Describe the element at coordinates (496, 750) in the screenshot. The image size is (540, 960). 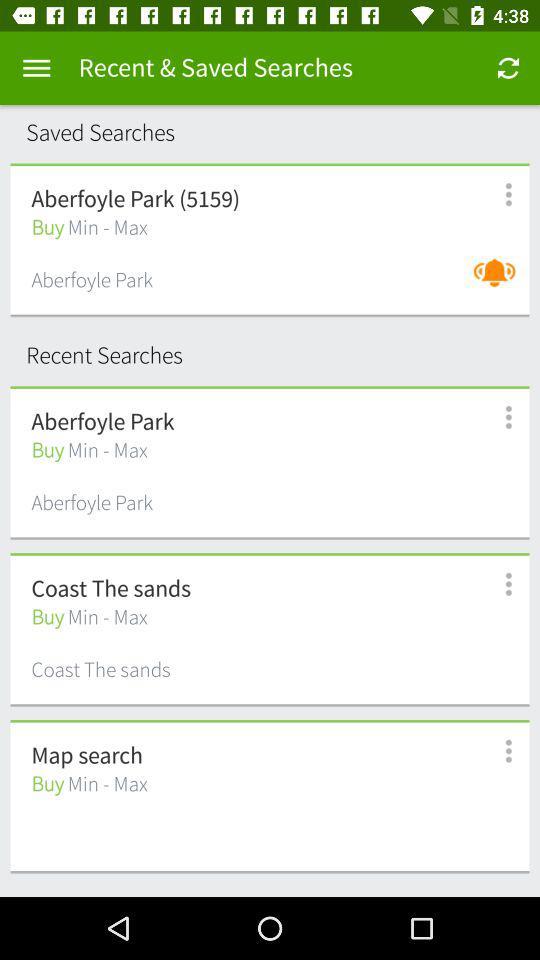
I see `press for more info` at that location.